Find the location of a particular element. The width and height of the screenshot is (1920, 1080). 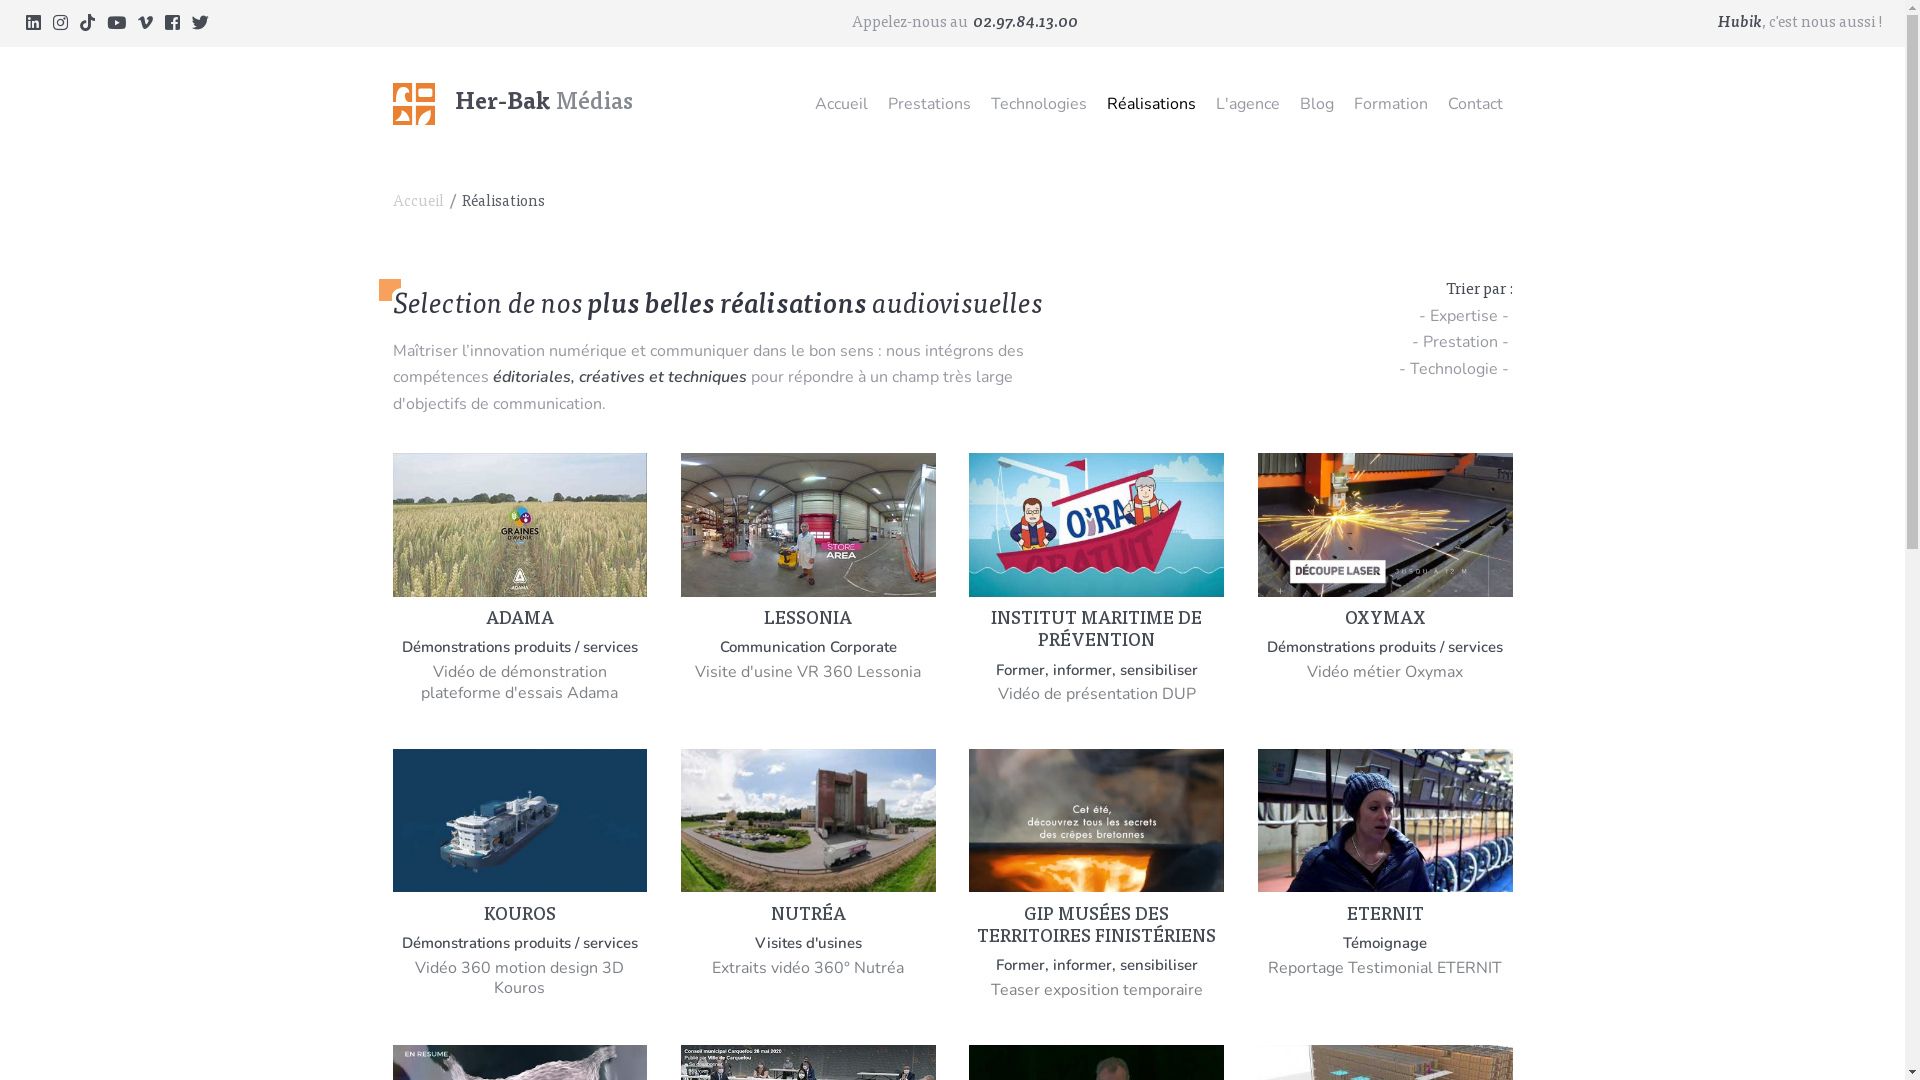

'Accueil' is located at coordinates (804, 104).